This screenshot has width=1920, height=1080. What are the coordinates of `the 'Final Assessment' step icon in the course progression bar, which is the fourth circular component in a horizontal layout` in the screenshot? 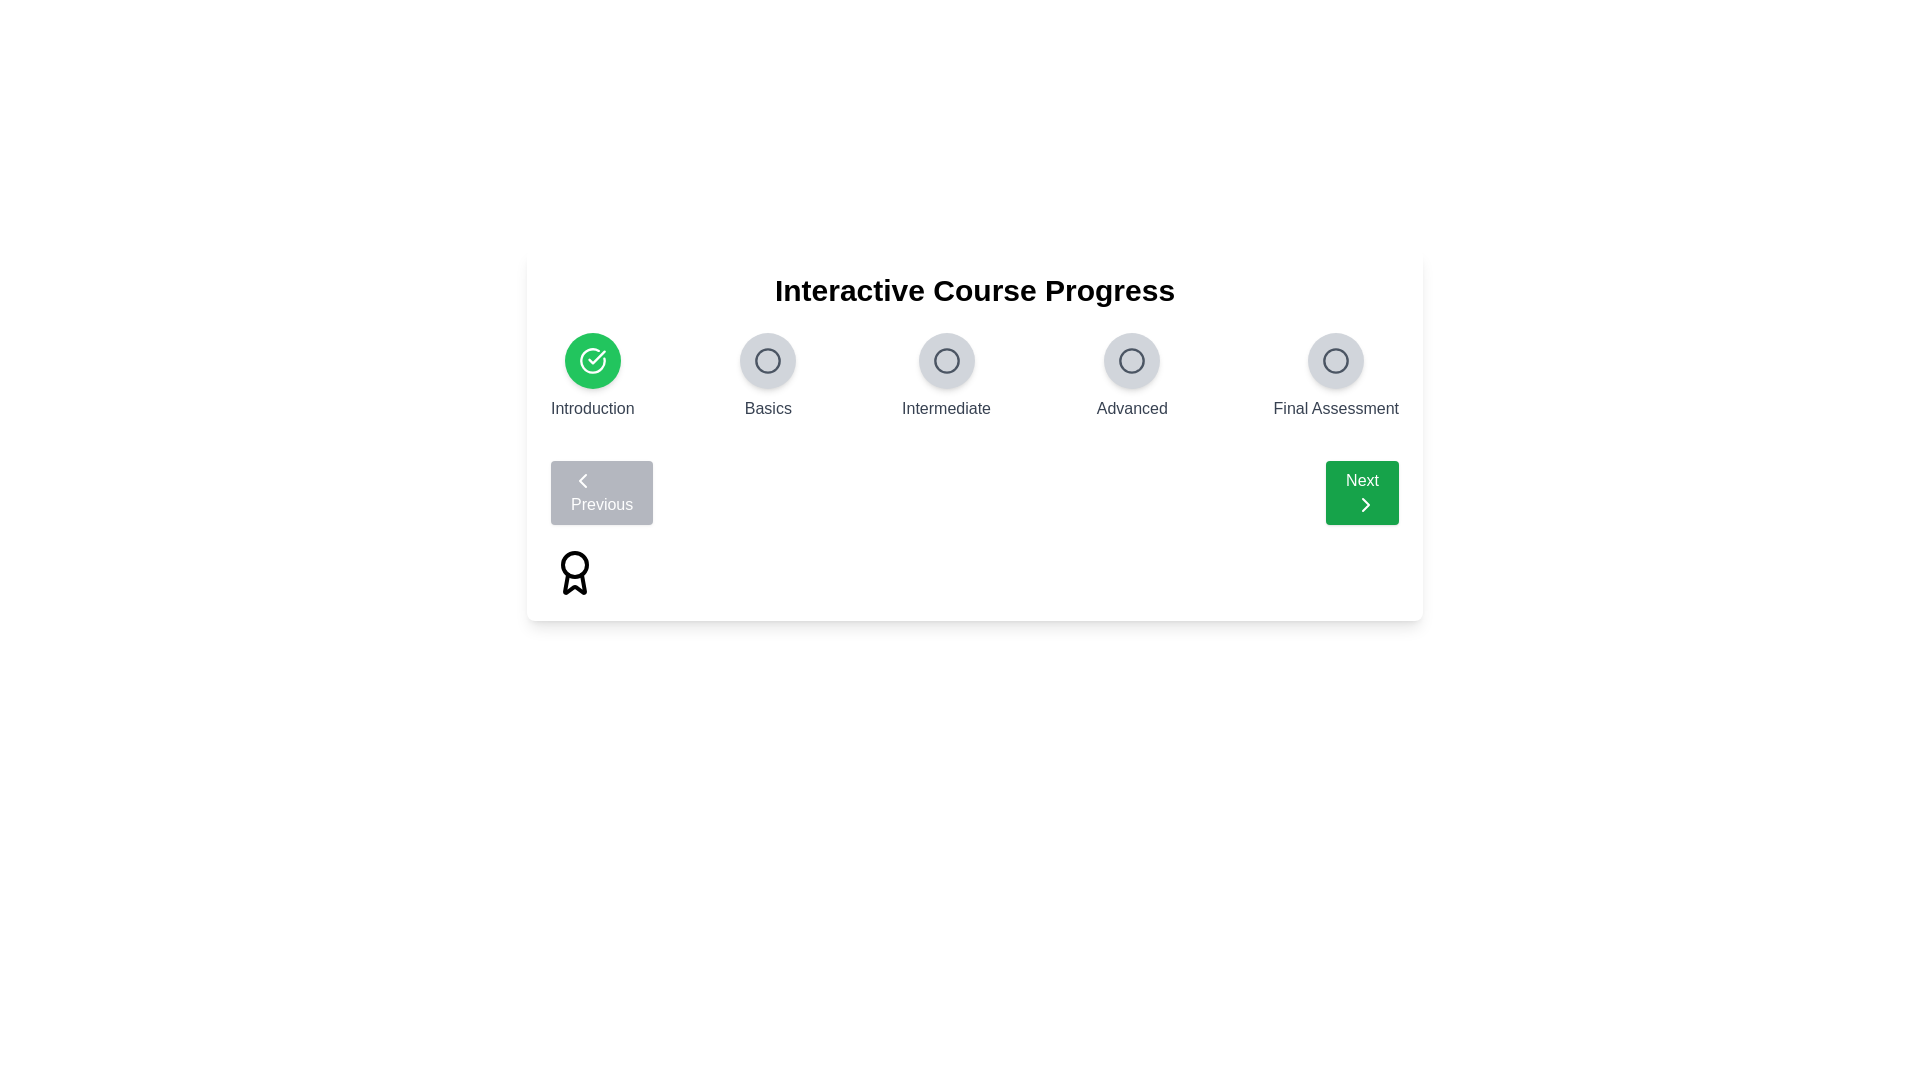 It's located at (1336, 361).